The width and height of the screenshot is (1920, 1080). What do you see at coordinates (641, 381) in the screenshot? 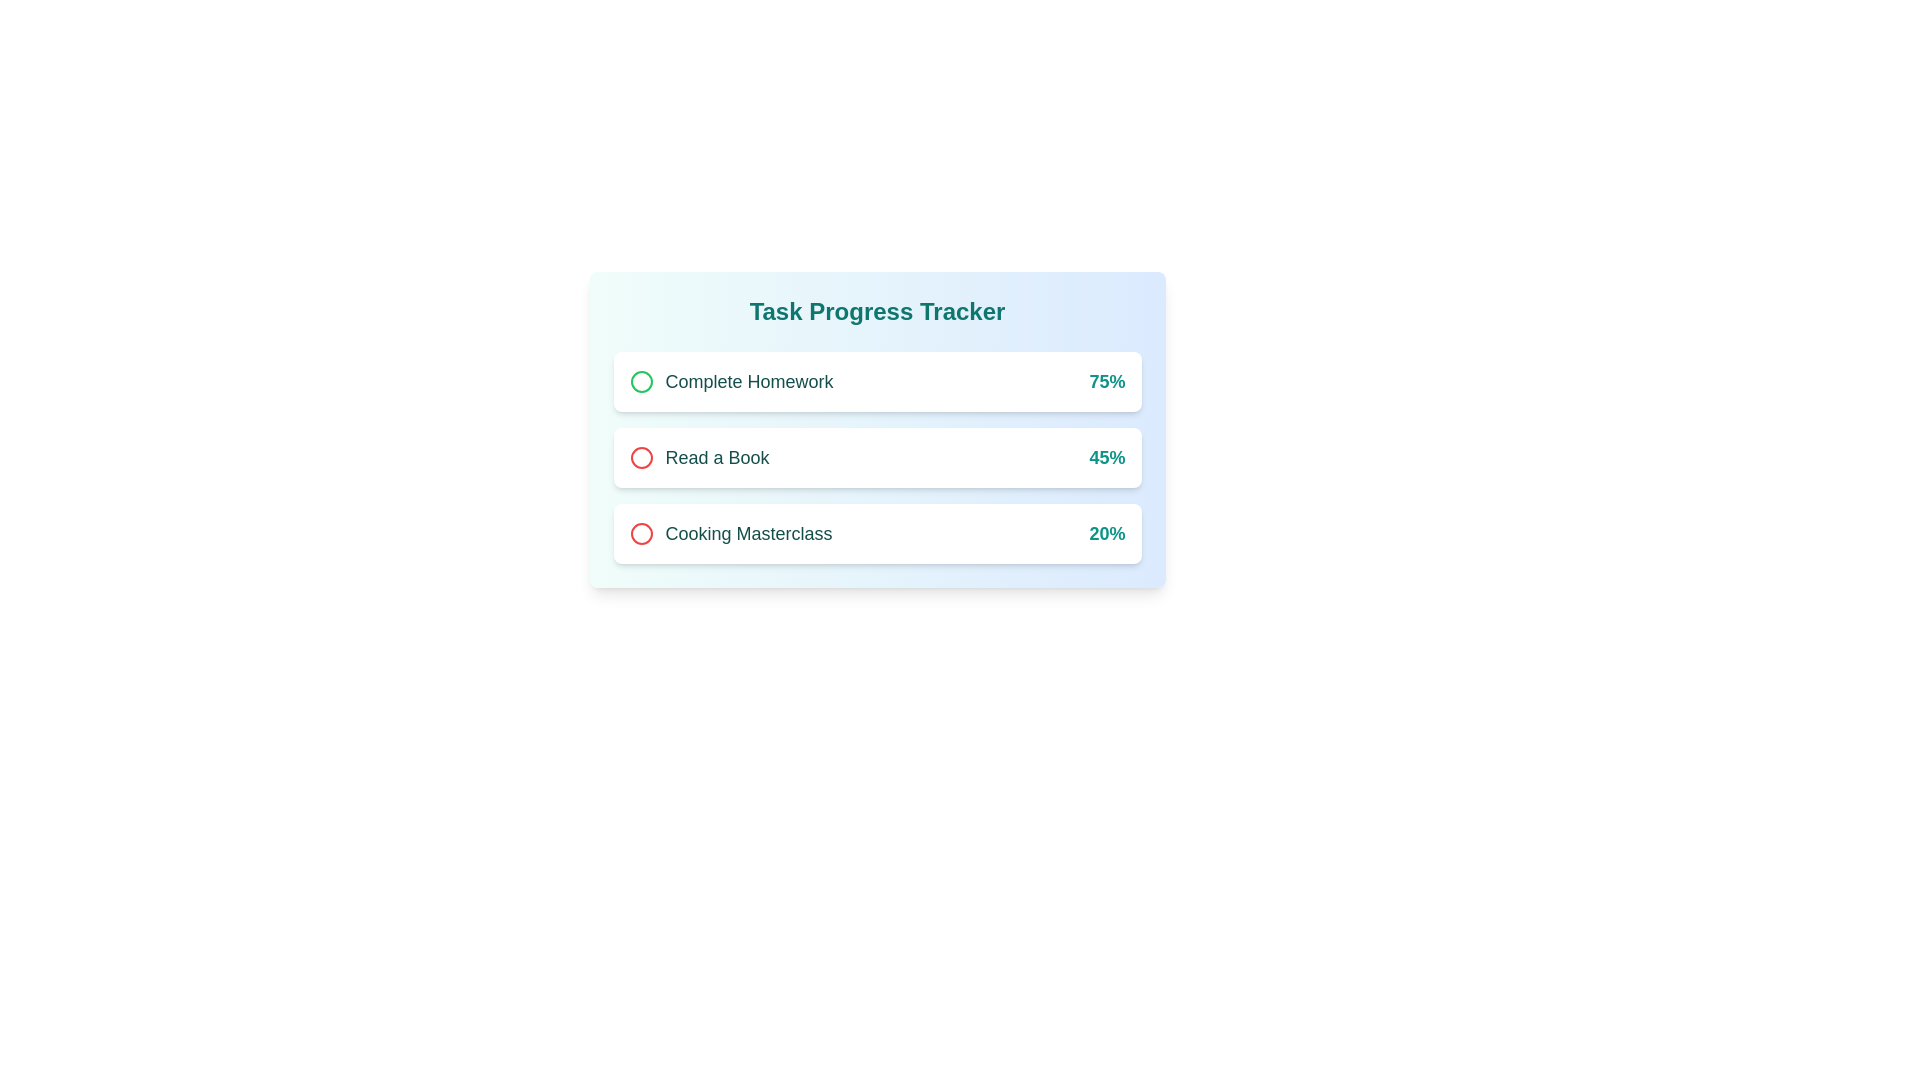
I see `the circular outline of the 'Complete Homework' task item in the task progress tracker interface` at bounding box center [641, 381].